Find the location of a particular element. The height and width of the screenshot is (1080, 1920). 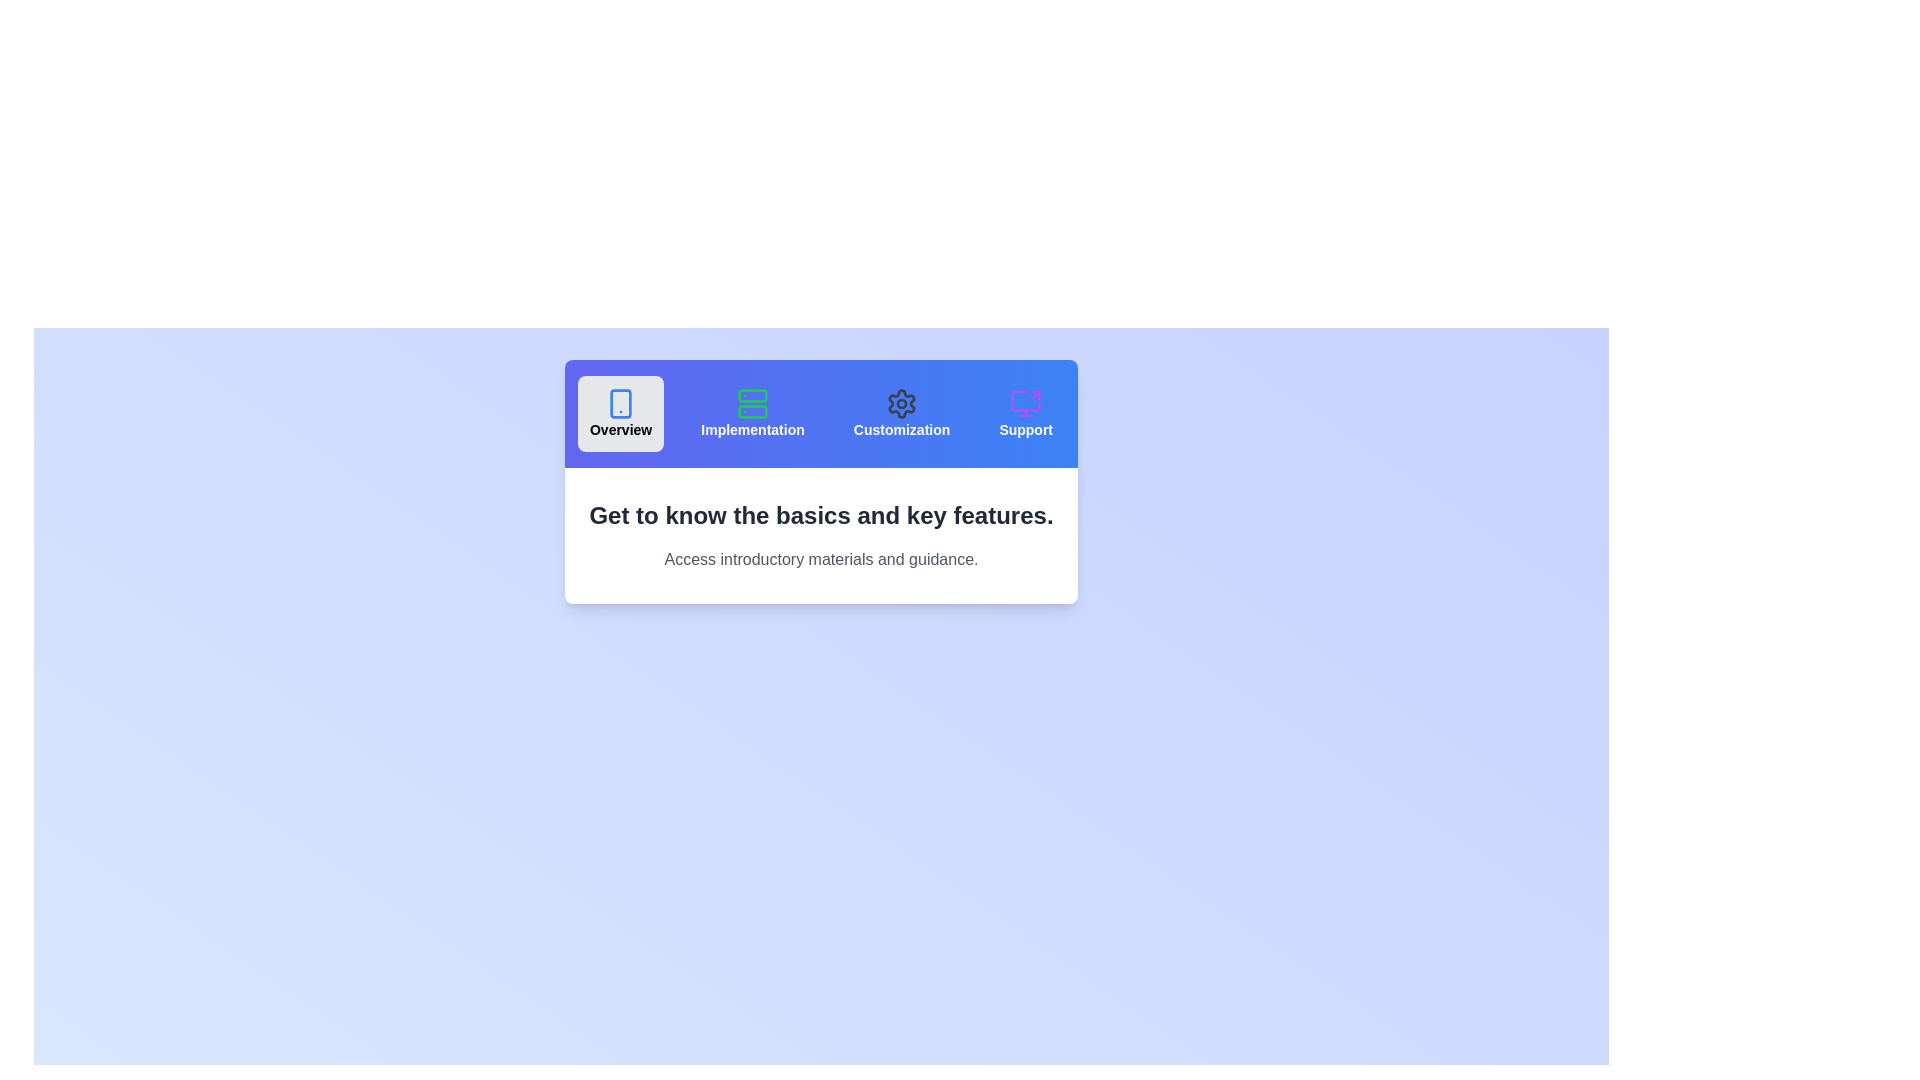

the tab labeled Support to view its details is located at coordinates (1026, 412).